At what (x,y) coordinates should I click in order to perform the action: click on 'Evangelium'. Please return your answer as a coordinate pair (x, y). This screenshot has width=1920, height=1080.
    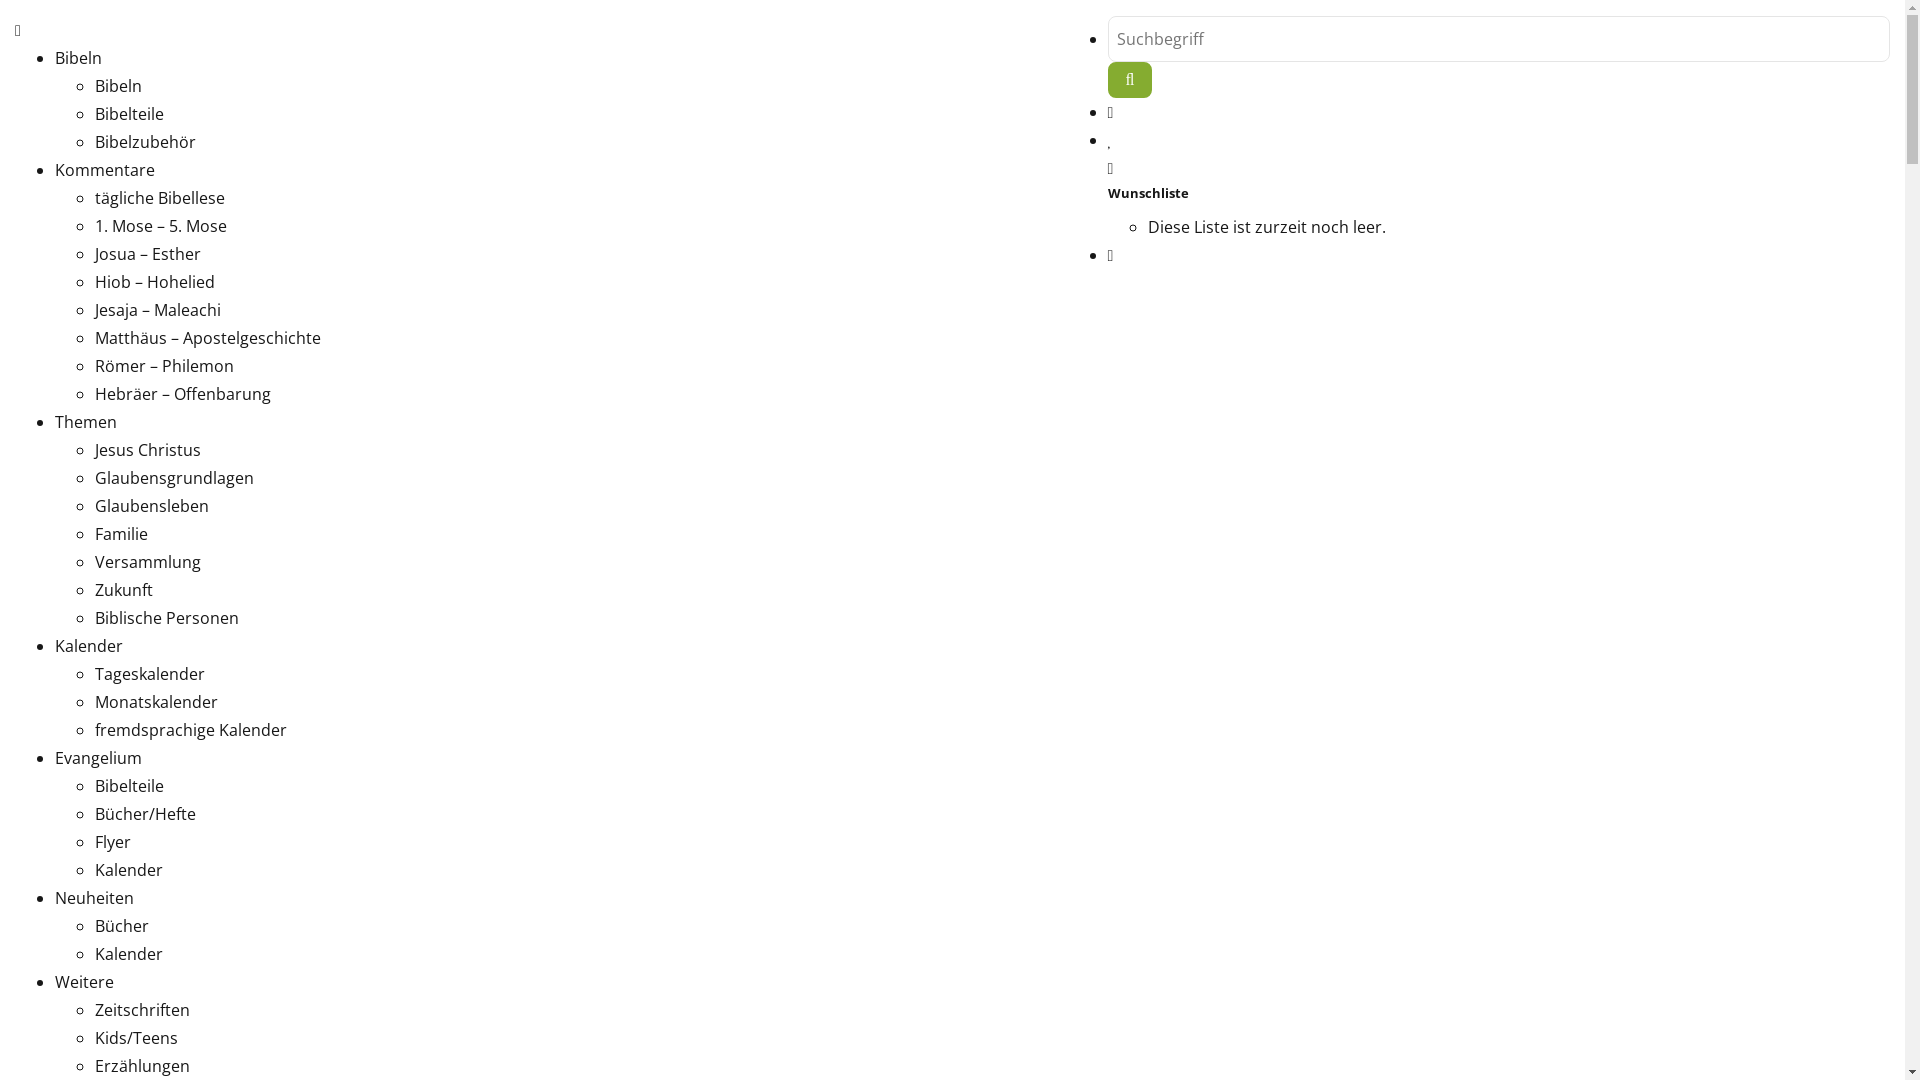
    Looking at the image, I should click on (97, 758).